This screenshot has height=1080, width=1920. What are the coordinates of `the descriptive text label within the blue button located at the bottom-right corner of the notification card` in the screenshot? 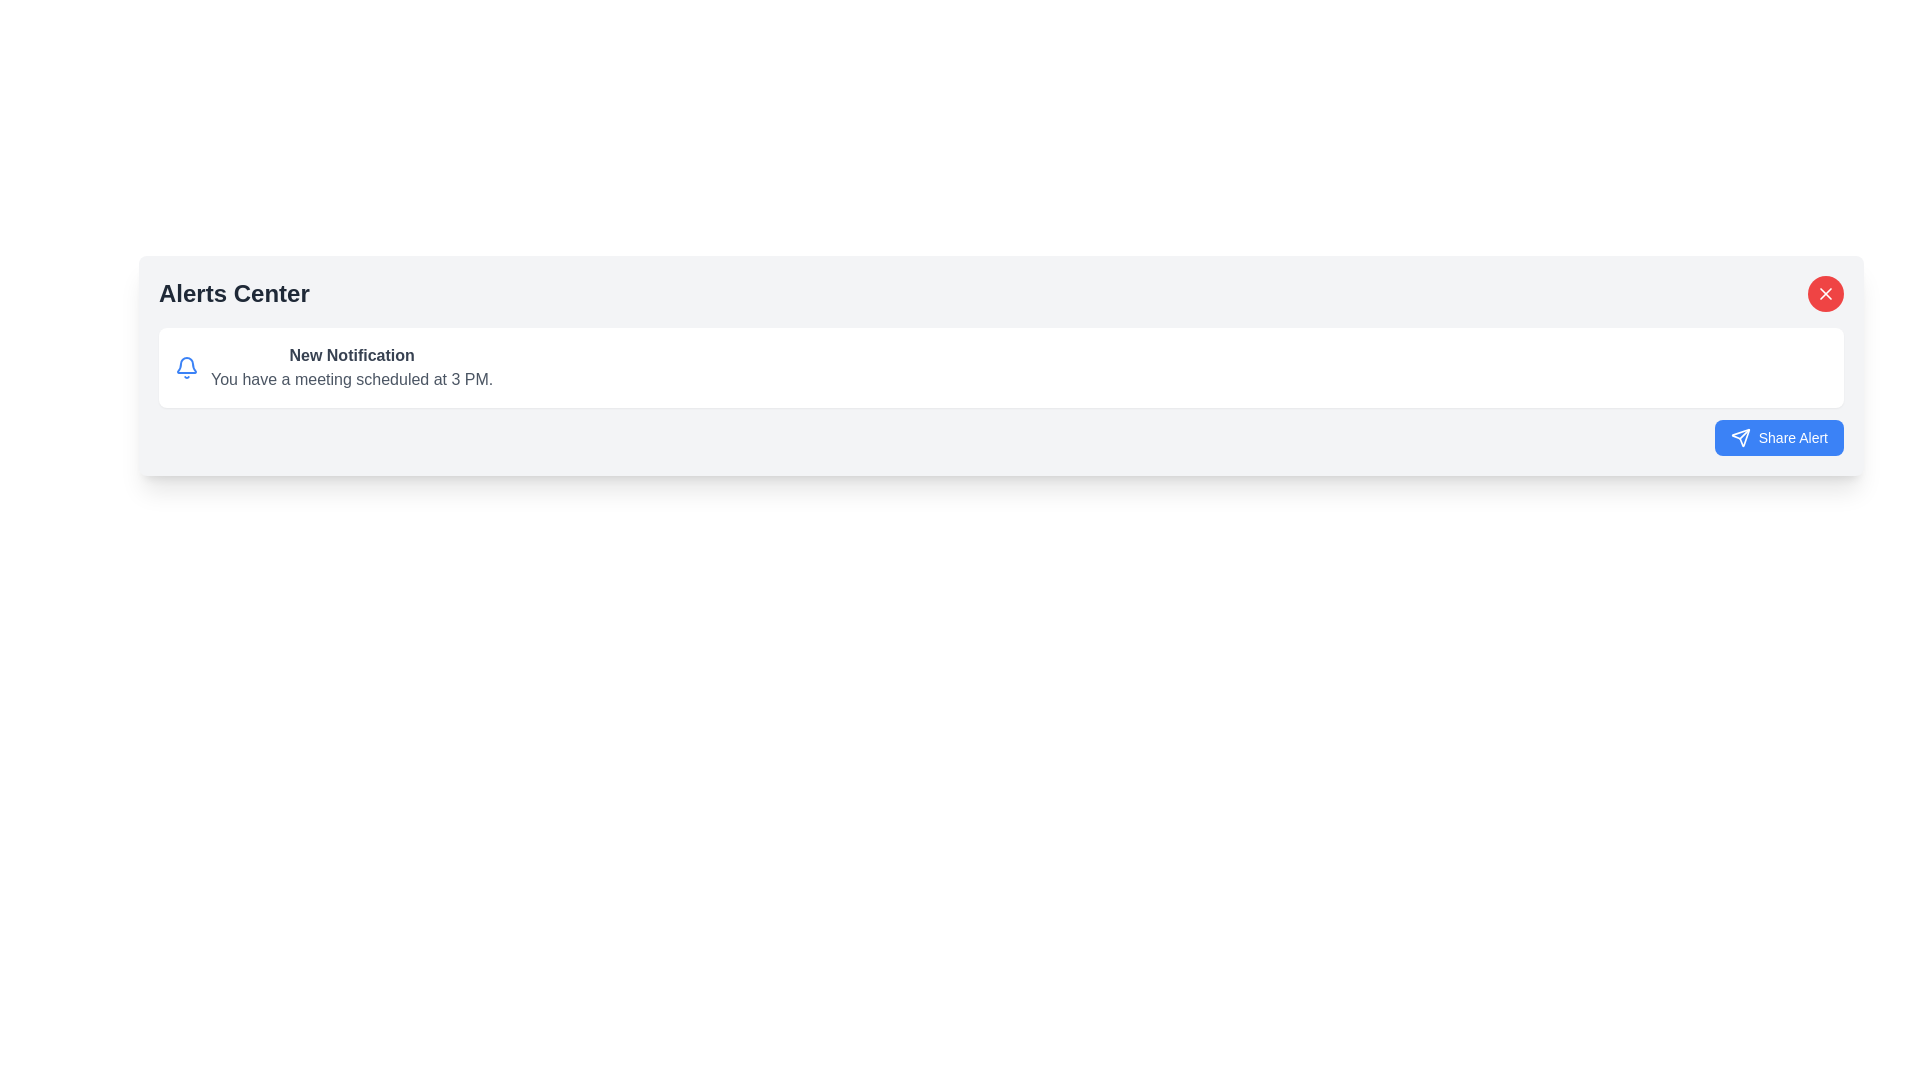 It's located at (1793, 437).